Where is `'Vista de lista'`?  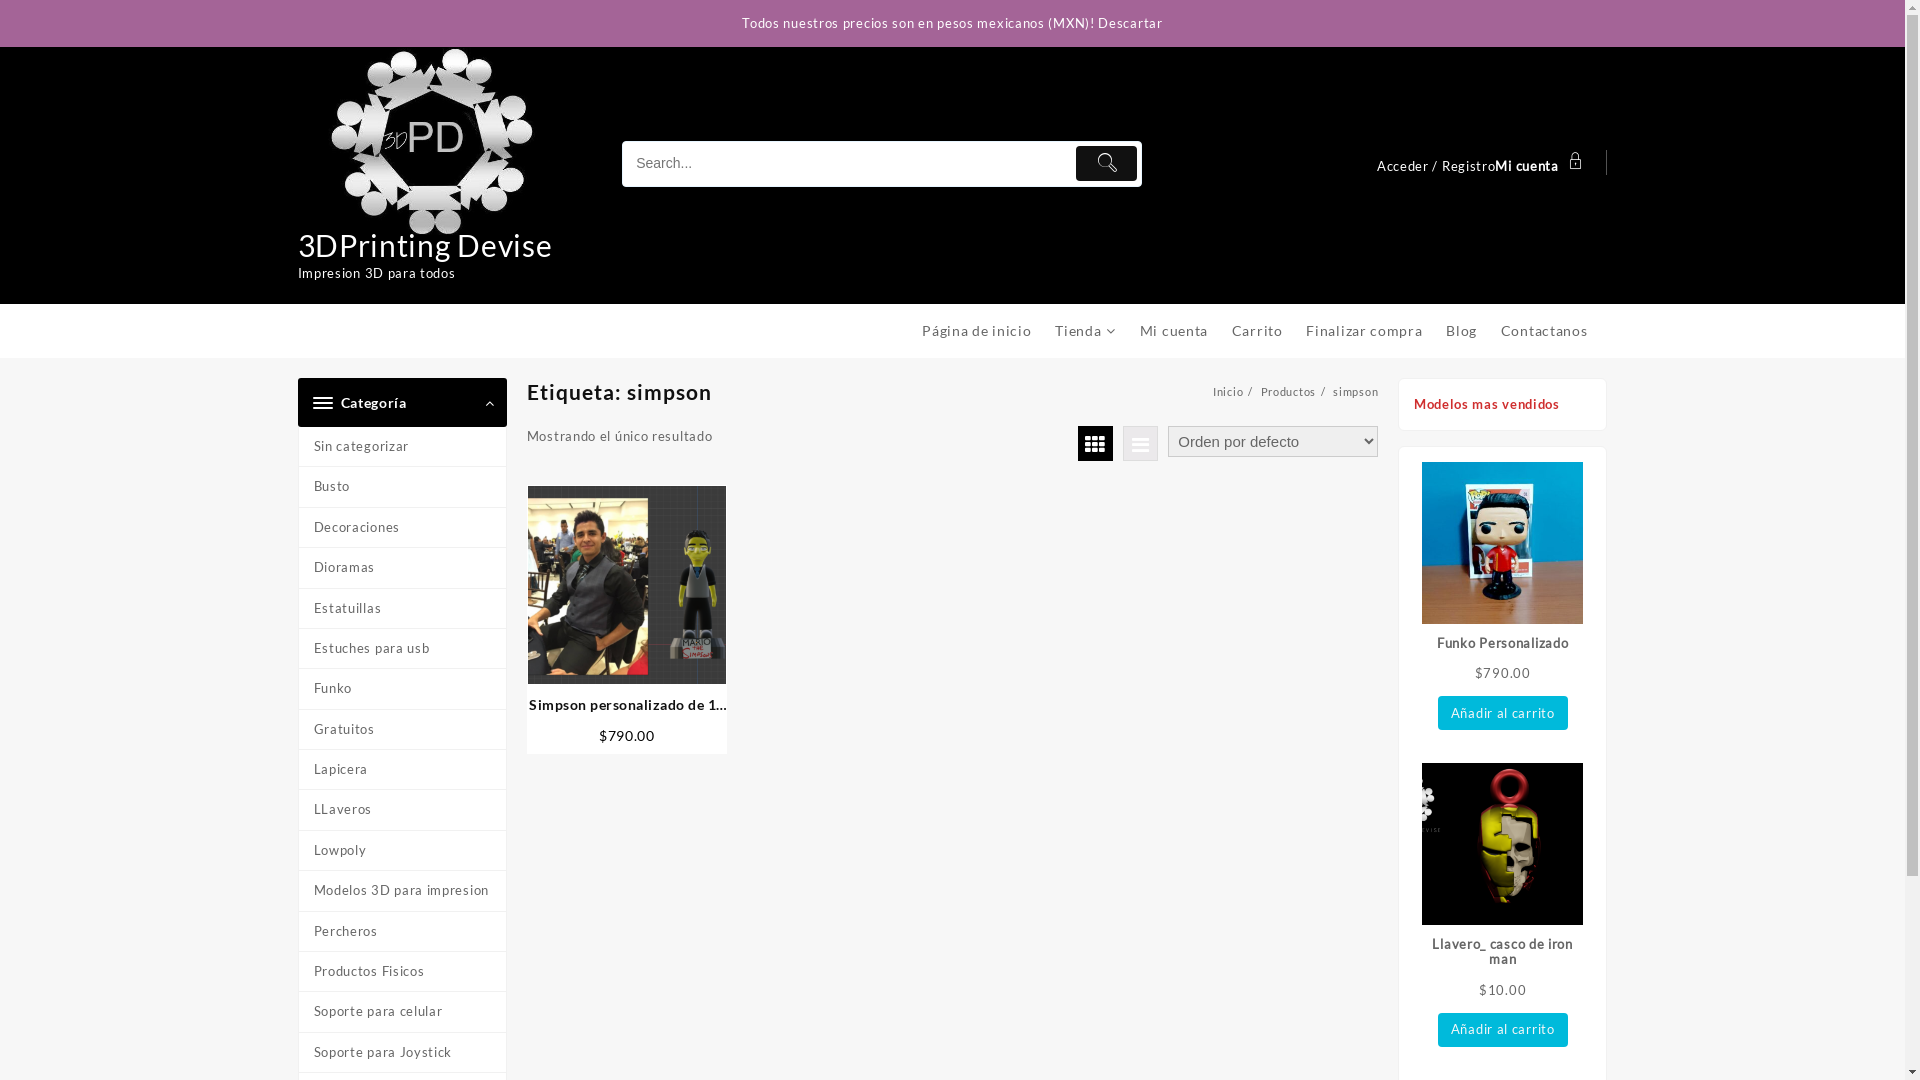
'Vista de lista' is located at coordinates (1140, 442).